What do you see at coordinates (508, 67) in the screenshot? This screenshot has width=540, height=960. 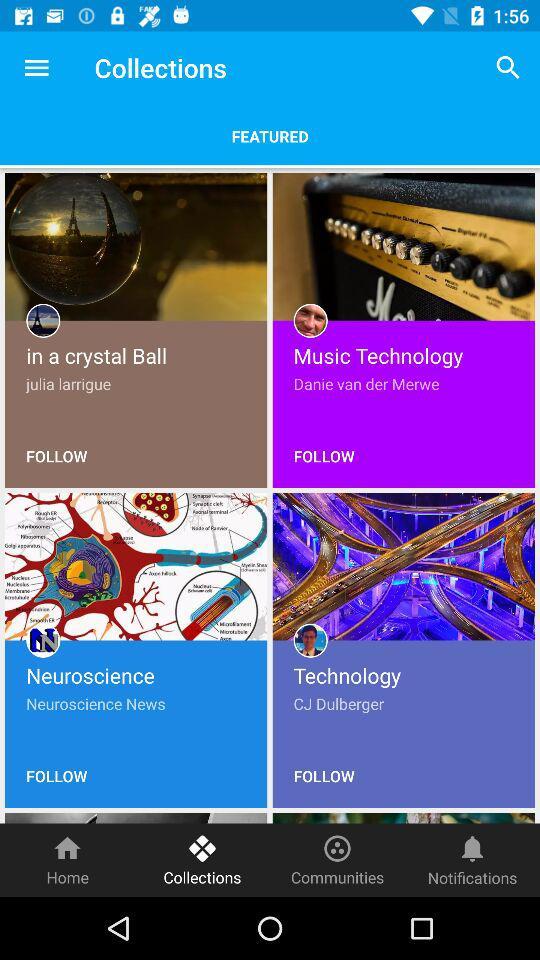 I see `the icon to the right of the collections icon` at bounding box center [508, 67].